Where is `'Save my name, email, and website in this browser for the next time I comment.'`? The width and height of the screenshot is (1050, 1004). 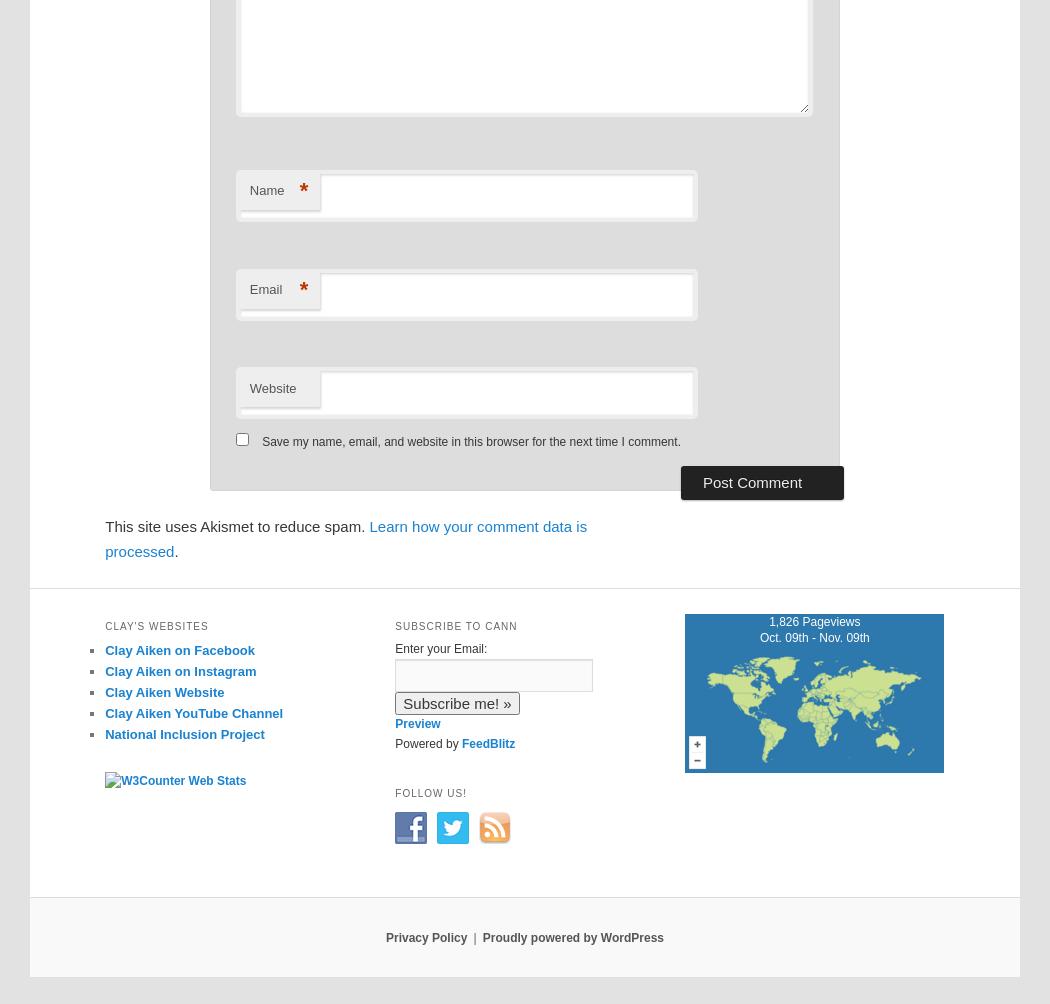
'Save my name, email, and website in this browser for the next time I comment.' is located at coordinates (471, 440).